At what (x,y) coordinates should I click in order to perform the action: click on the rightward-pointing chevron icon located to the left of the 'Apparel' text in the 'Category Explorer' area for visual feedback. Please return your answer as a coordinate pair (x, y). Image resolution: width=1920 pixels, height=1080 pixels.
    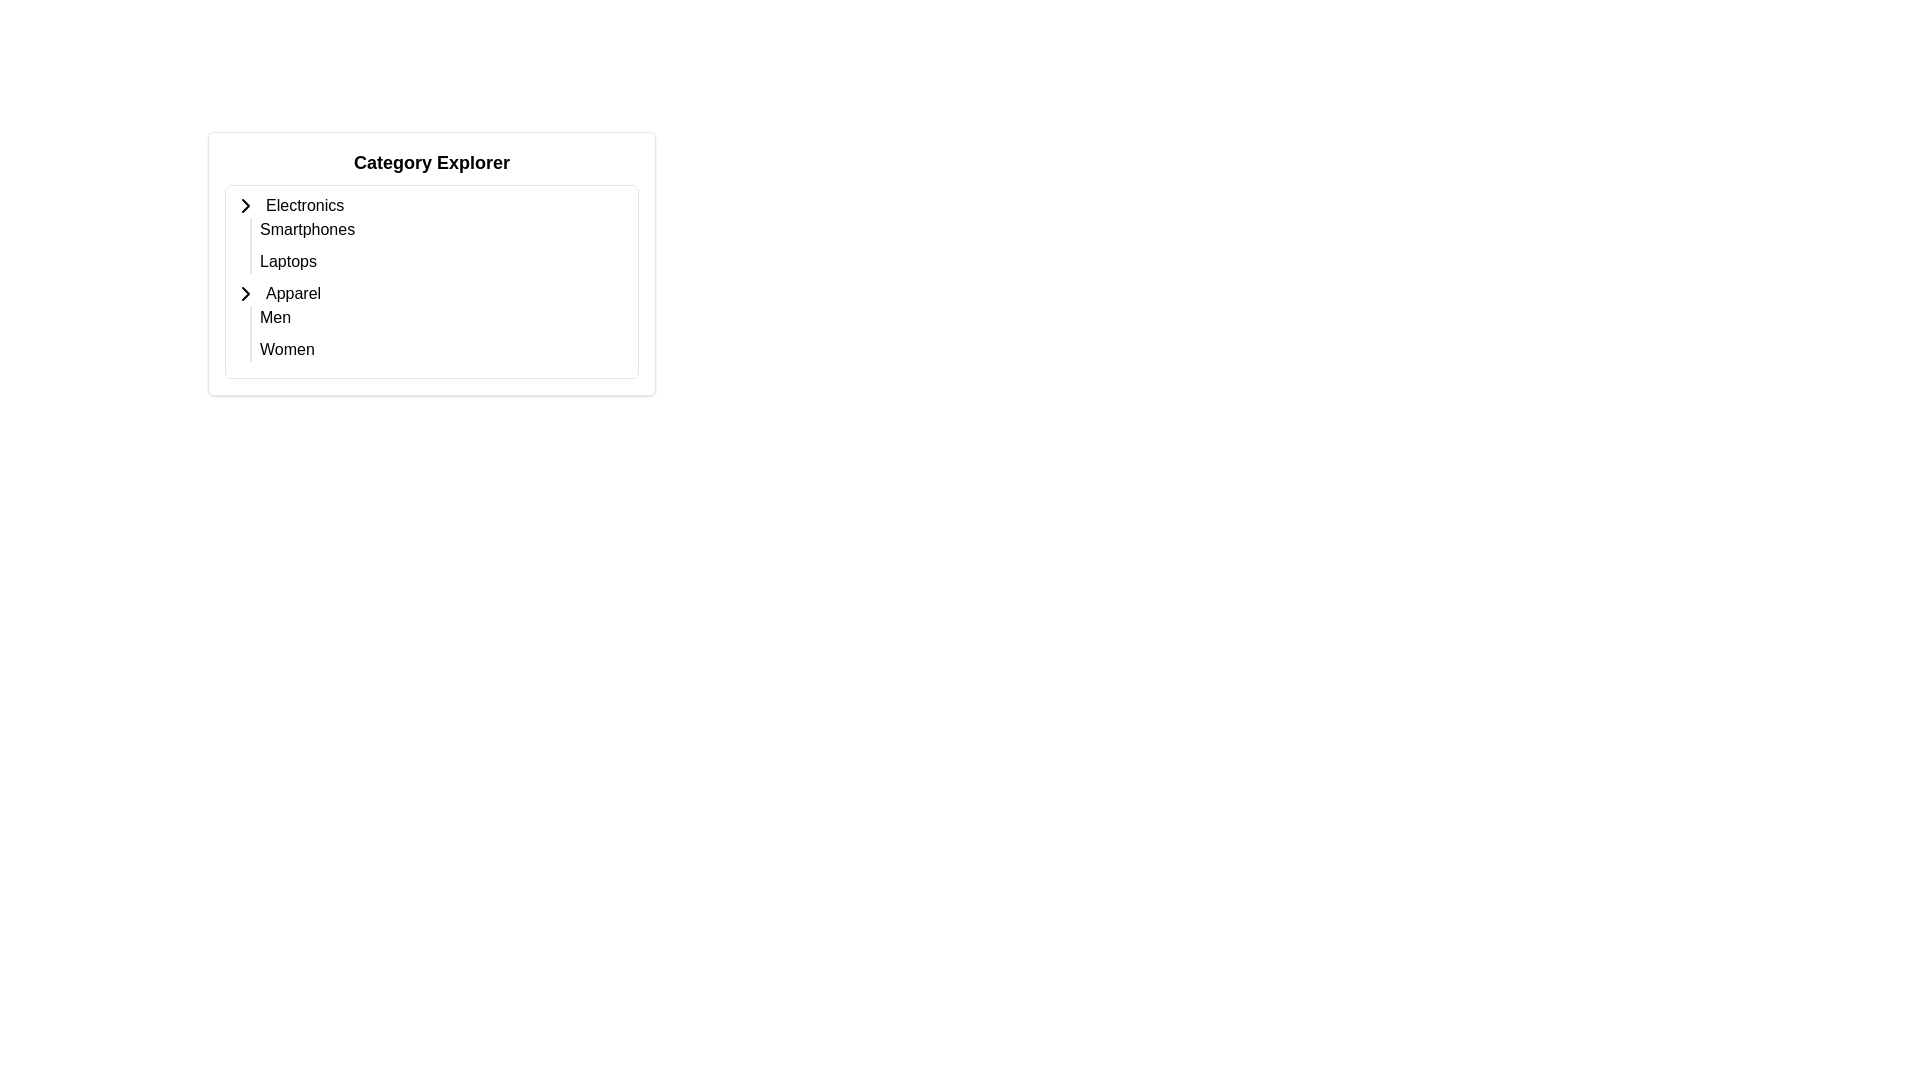
    Looking at the image, I should click on (244, 293).